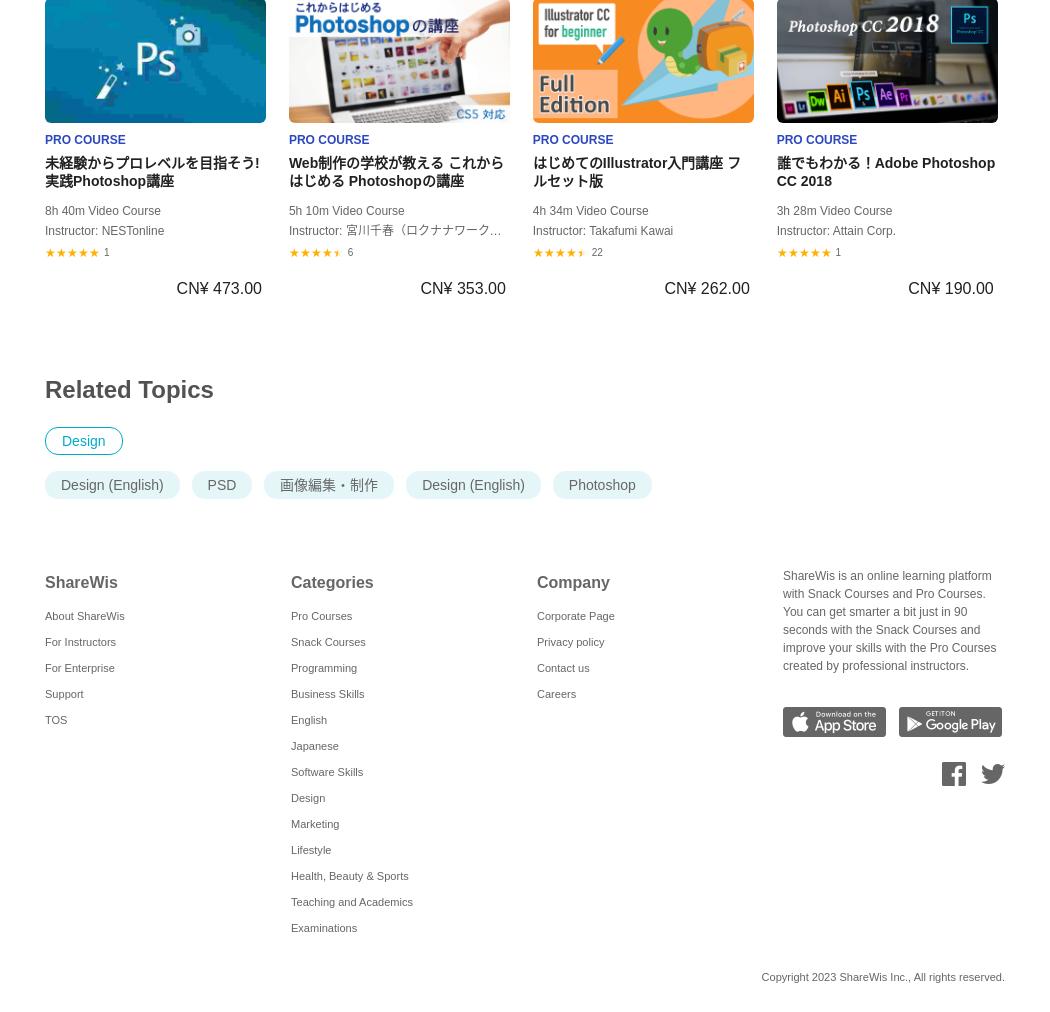  Describe the element at coordinates (888, 619) in the screenshot. I see `'ShareWis is an online learning platform with Snack Courses and Pro Courses. You can get smarter a bit just in 90 seconds with the Snack Courses and improve your skills with the Pro Courses created by professional instructors.'` at that location.